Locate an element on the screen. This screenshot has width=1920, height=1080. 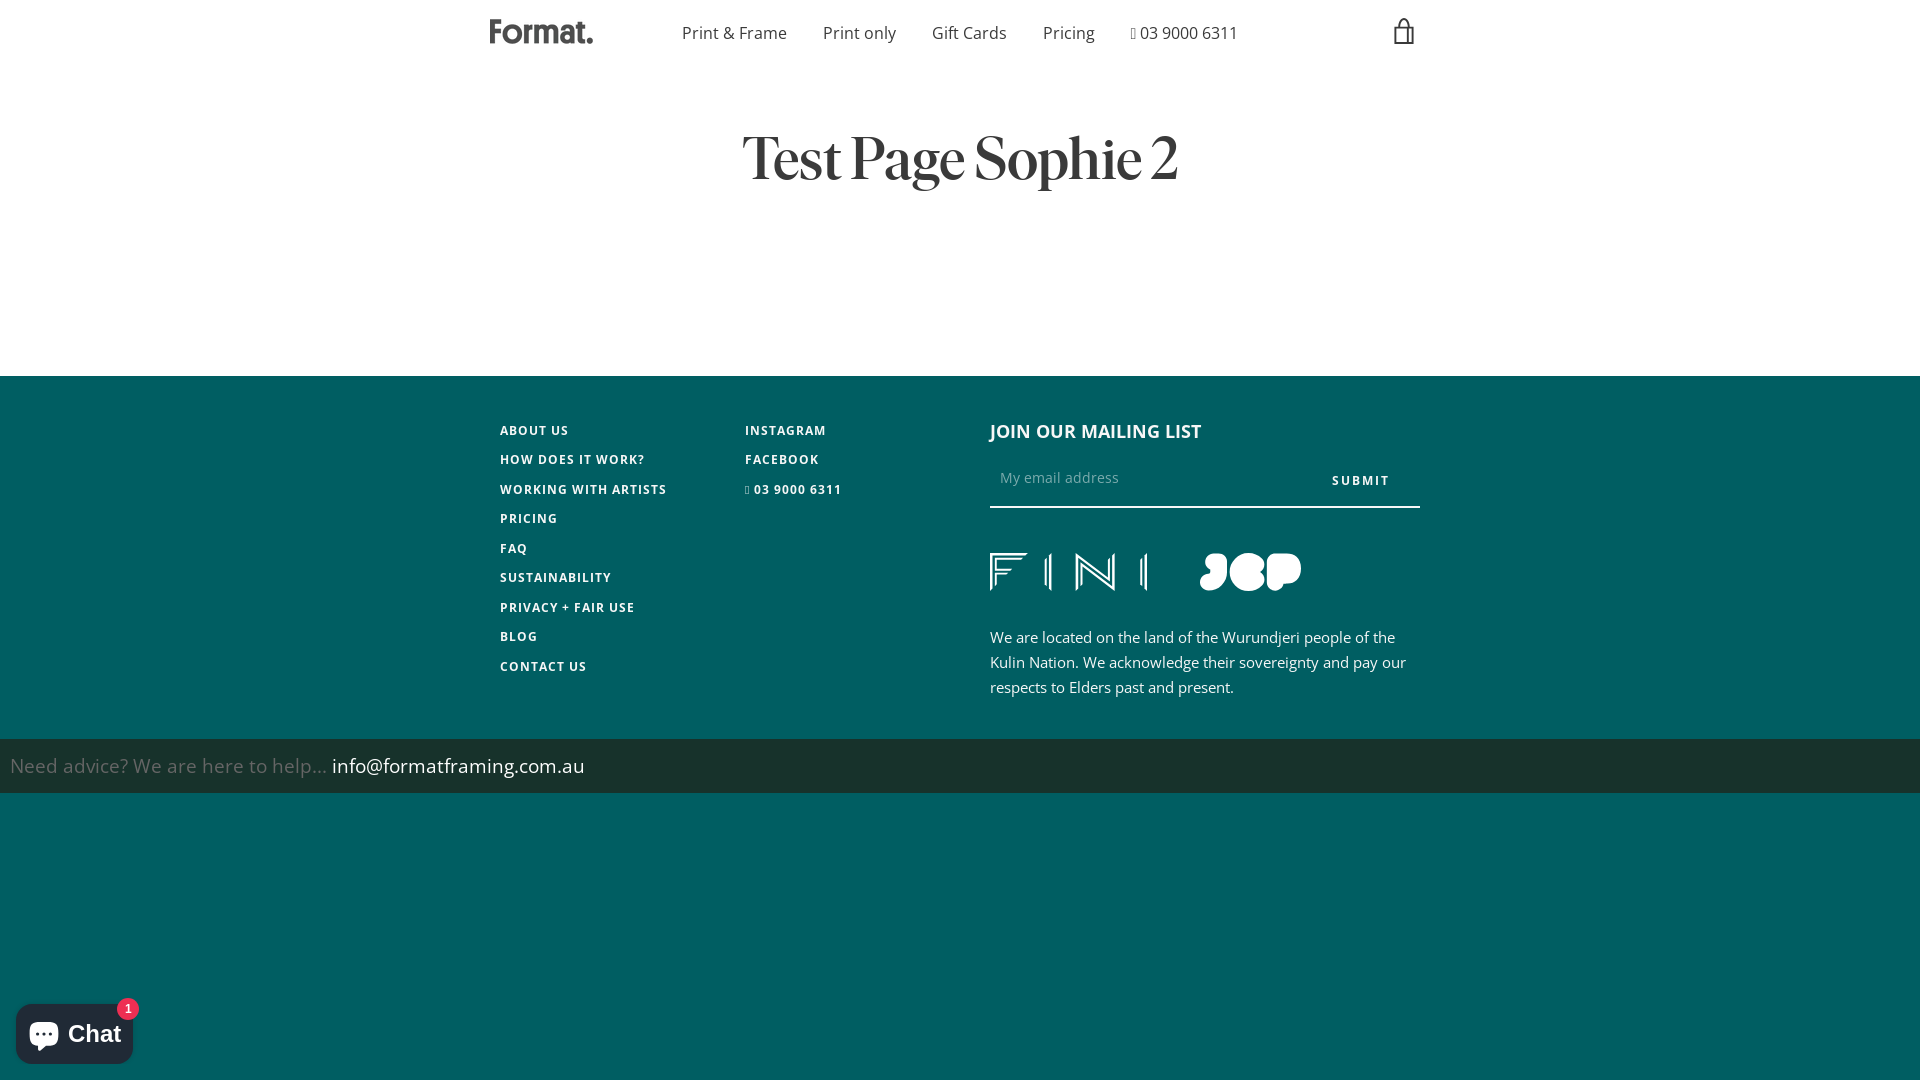
'Skip to content' is located at coordinates (0, 0).